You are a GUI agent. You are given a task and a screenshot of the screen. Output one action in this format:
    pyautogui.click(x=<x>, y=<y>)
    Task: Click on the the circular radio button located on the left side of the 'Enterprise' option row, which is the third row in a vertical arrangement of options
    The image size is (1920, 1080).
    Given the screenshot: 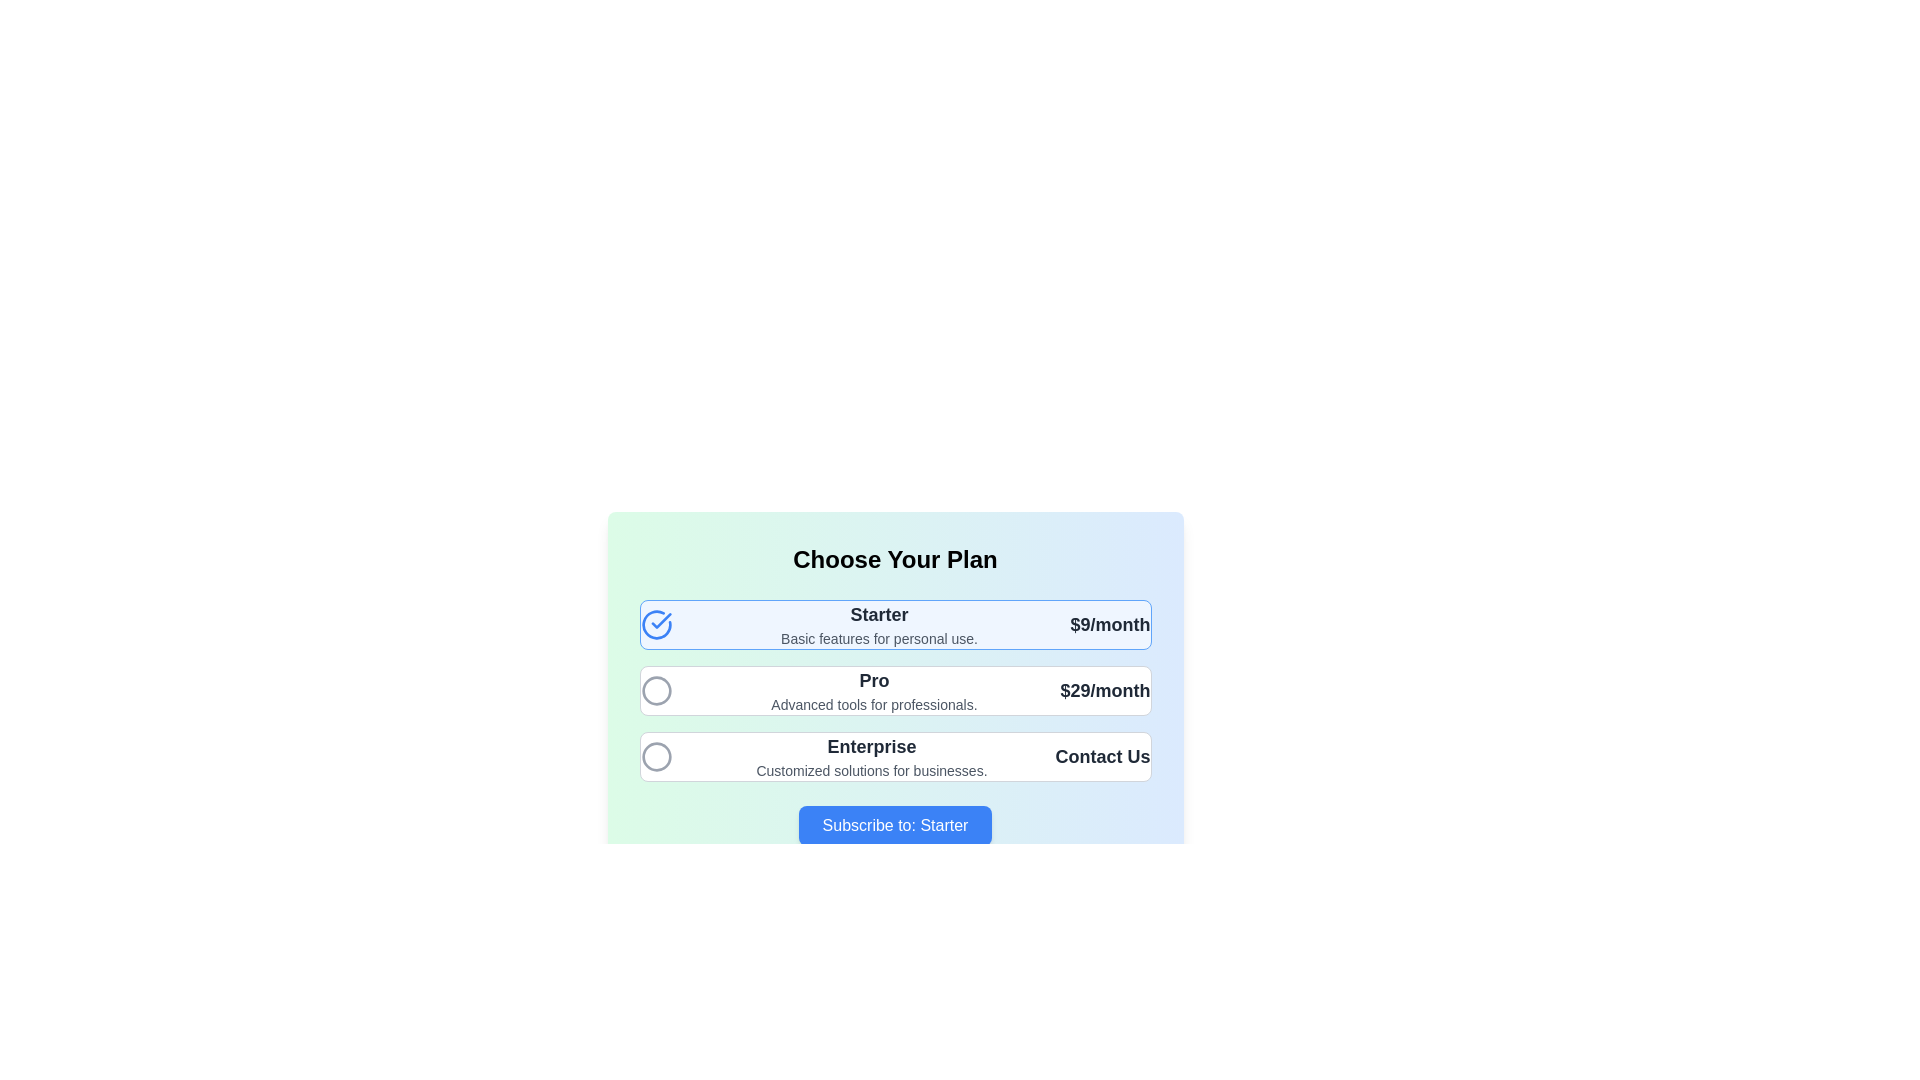 What is the action you would take?
    pyautogui.click(x=656, y=756)
    